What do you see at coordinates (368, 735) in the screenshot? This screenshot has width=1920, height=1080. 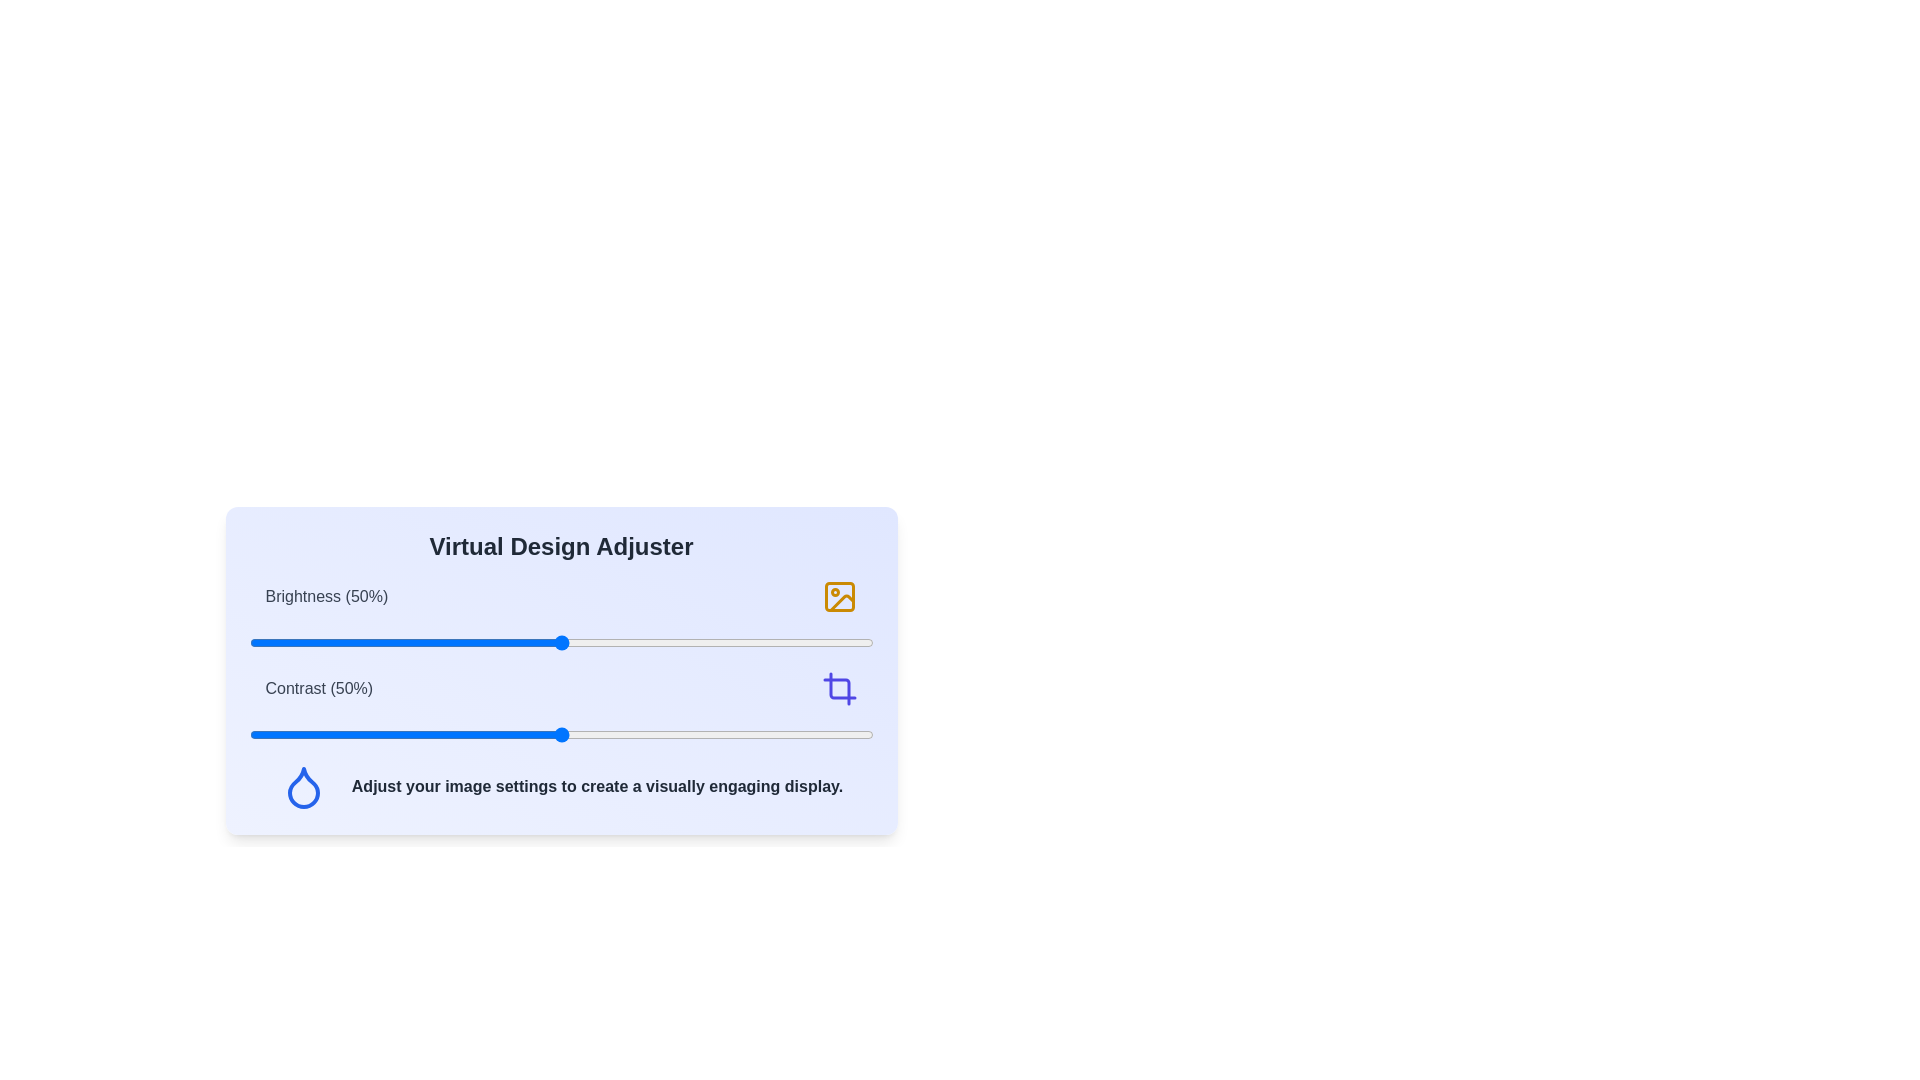 I see `the contrast slider to set the contrast level to 19` at bounding box center [368, 735].